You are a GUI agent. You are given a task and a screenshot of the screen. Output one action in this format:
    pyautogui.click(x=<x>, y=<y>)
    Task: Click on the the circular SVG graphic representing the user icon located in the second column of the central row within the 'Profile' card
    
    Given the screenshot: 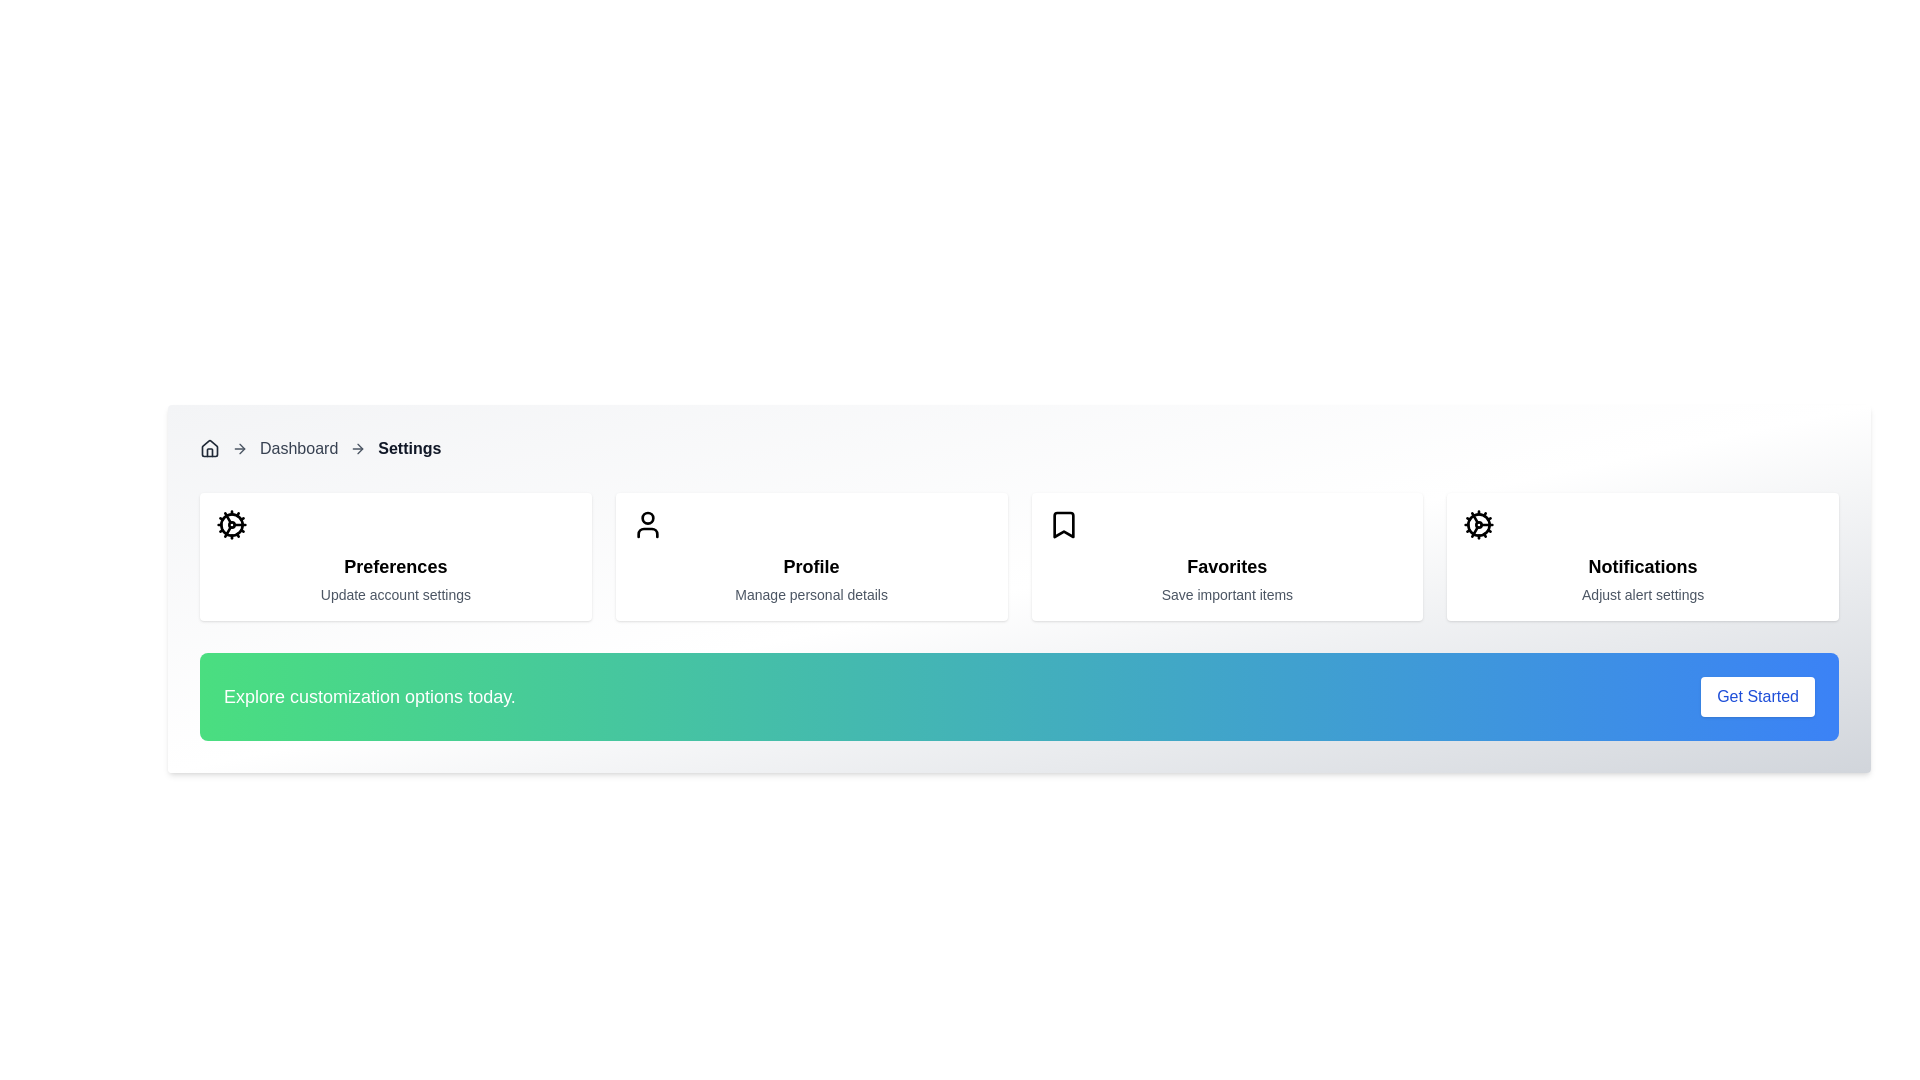 What is the action you would take?
    pyautogui.click(x=647, y=517)
    